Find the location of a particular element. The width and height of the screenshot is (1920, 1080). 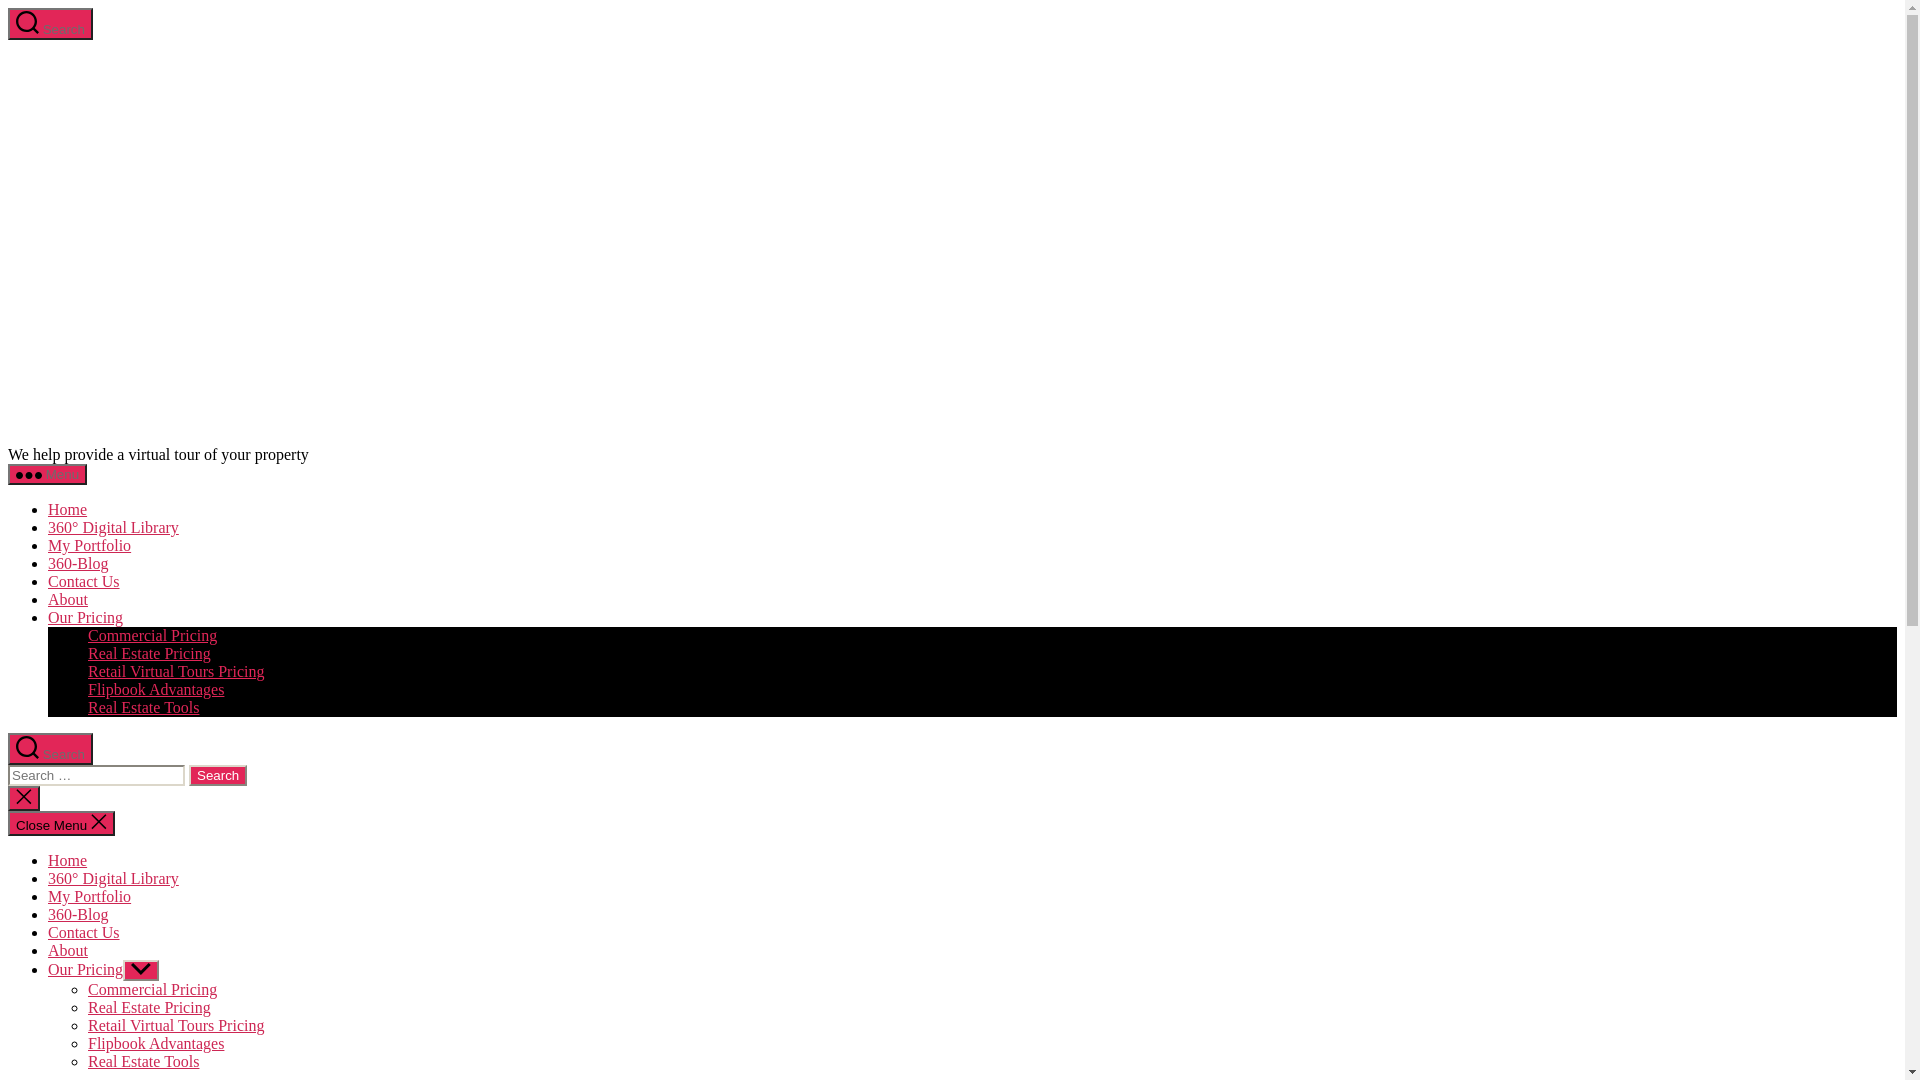

'Real Estate Pricing' is located at coordinates (148, 653).